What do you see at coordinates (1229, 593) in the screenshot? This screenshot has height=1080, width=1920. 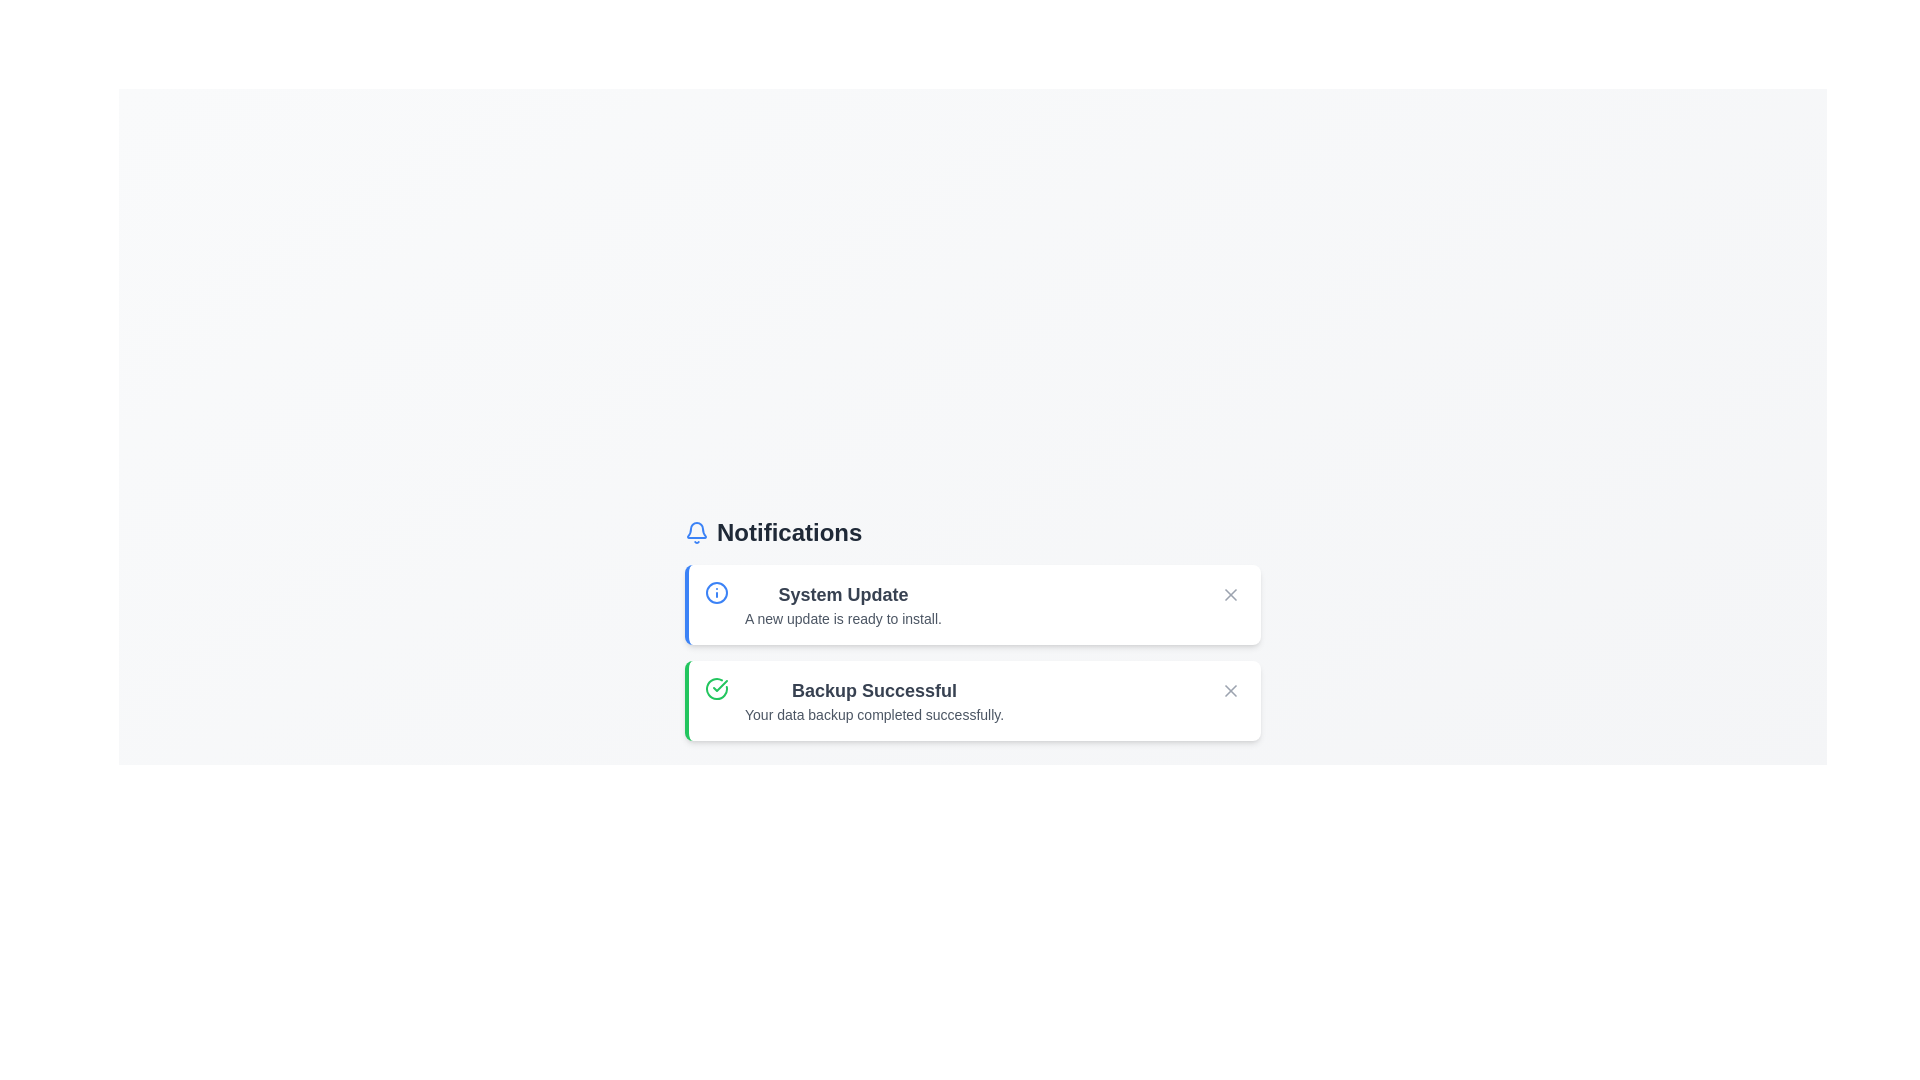 I see `the gray 'X' icon in the upper-right corner of the 'System Update' notification card` at bounding box center [1229, 593].